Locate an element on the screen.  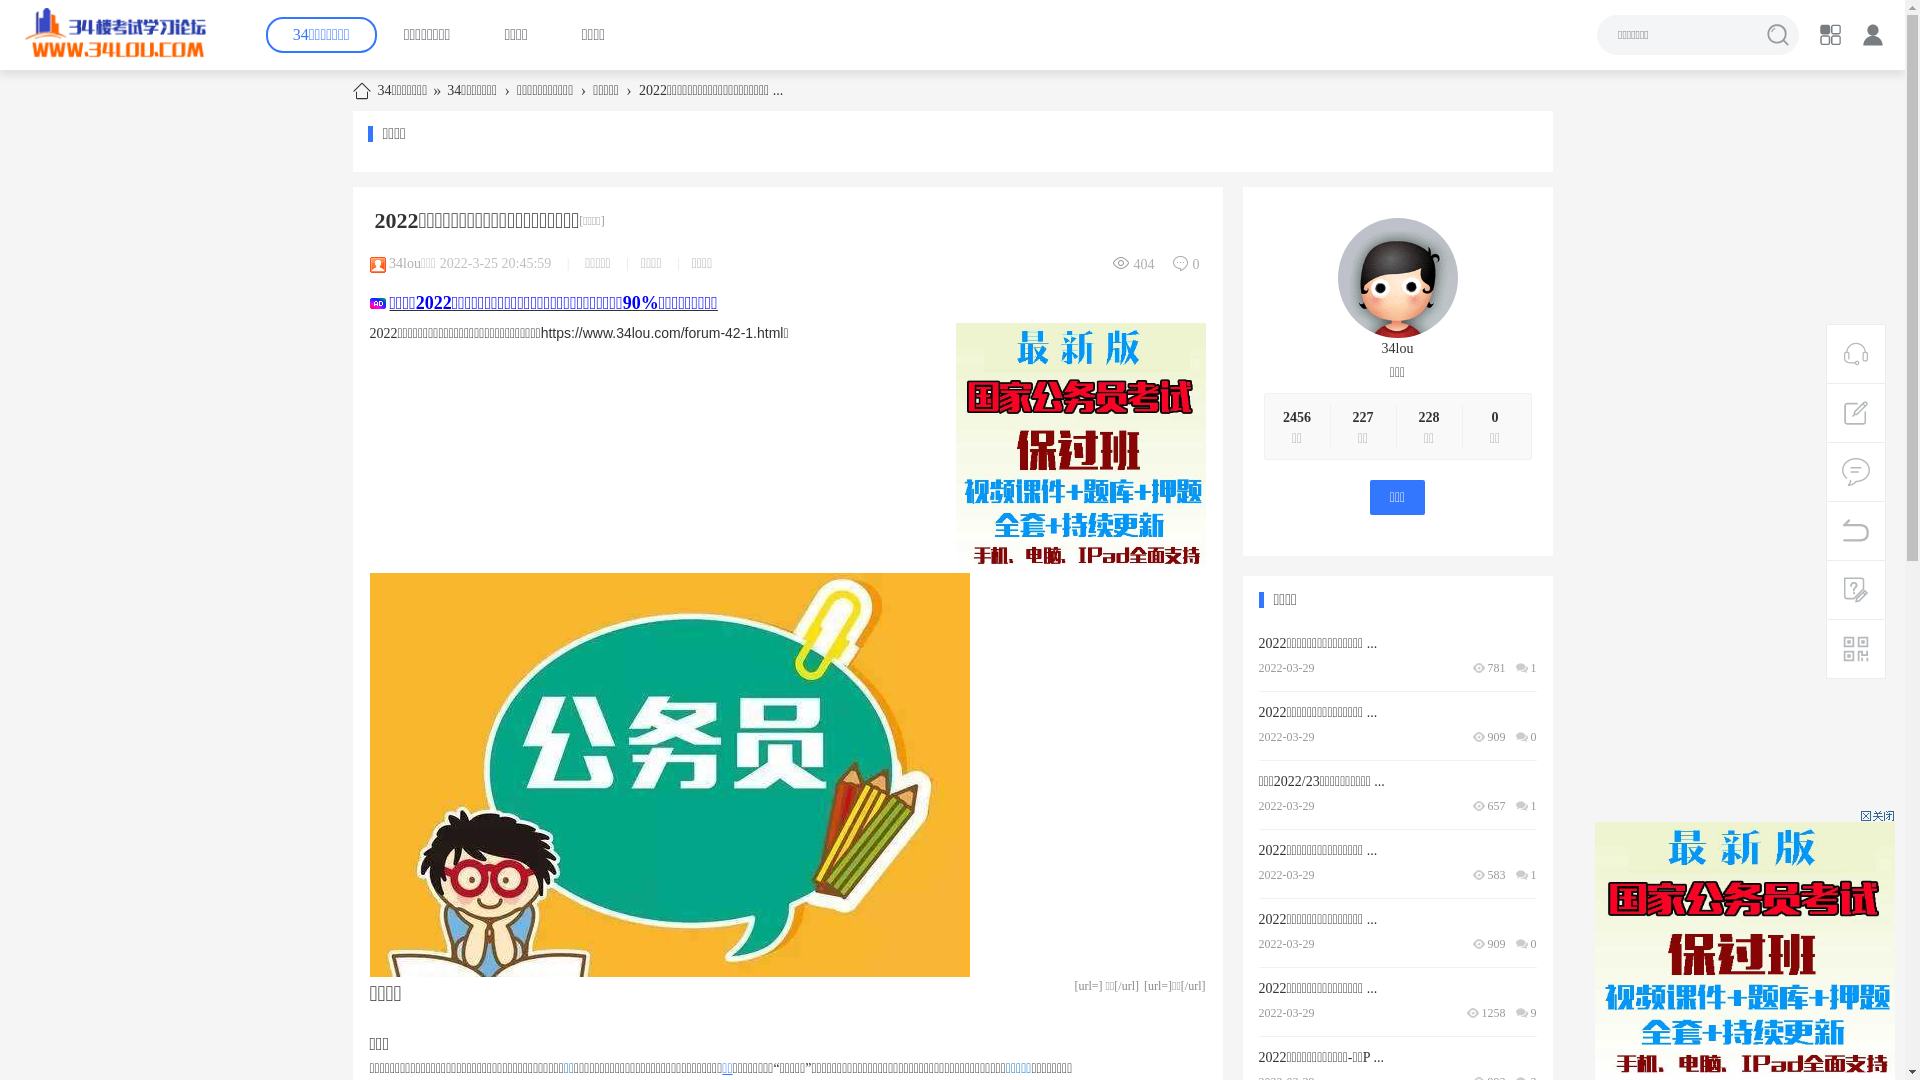
'228' is located at coordinates (1416, 416).